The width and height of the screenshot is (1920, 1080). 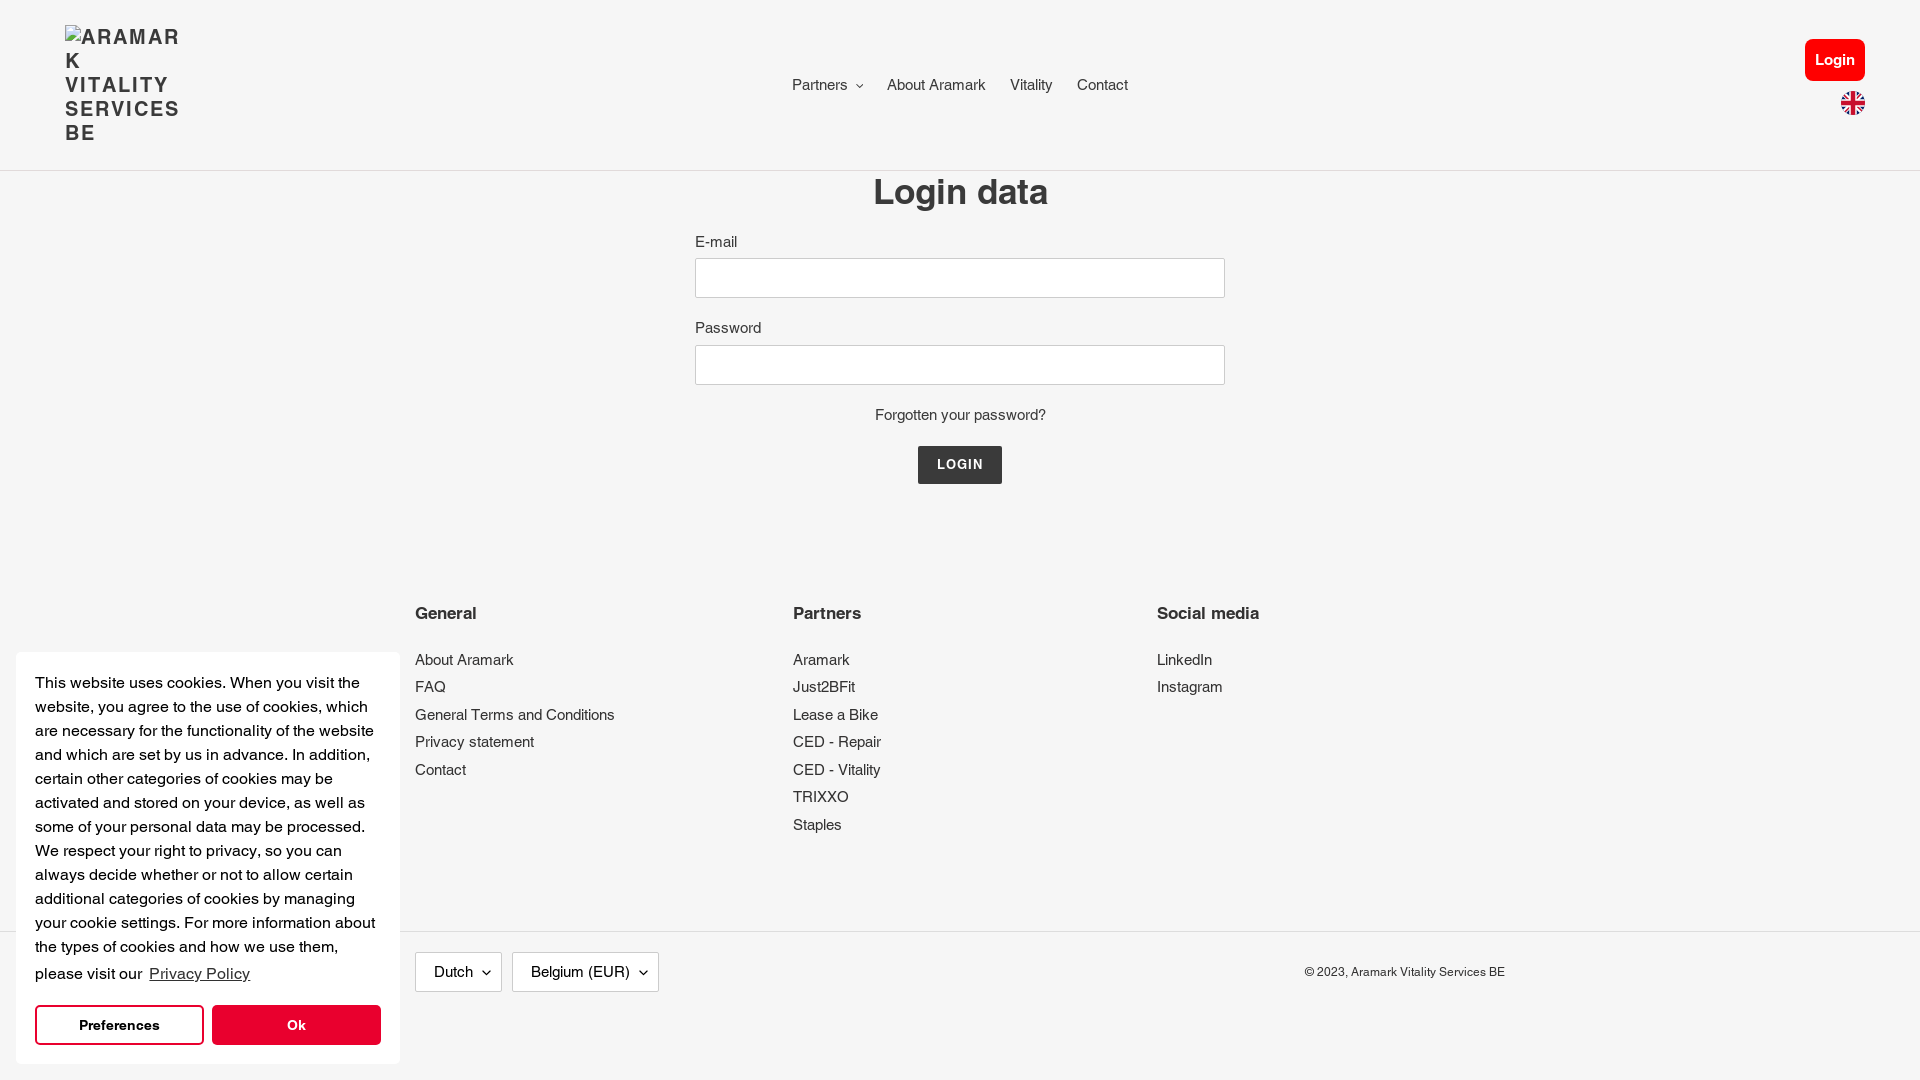 What do you see at coordinates (821, 659) in the screenshot?
I see `'Aramark'` at bounding box center [821, 659].